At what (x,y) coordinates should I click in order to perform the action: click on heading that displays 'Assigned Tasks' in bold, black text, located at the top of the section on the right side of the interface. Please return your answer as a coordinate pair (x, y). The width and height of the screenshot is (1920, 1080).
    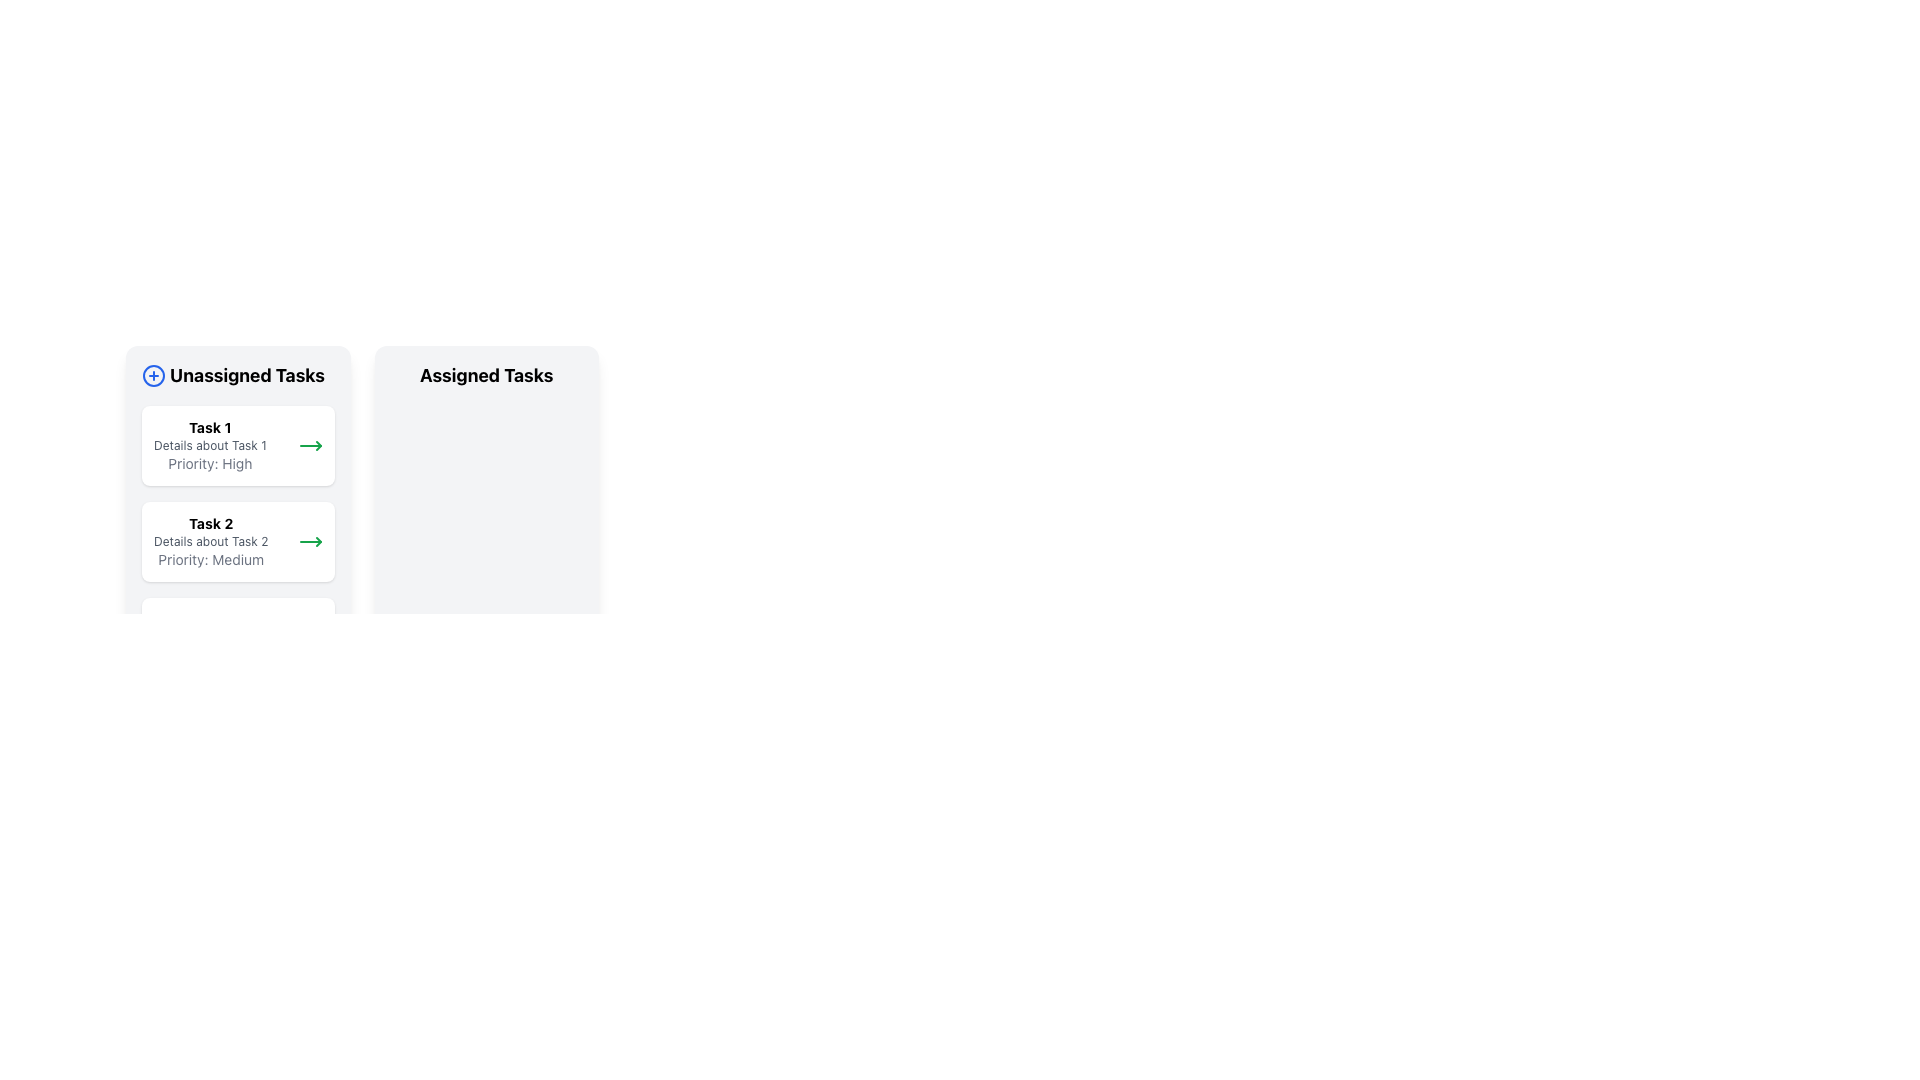
    Looking at the image, I should click on (486, 375).